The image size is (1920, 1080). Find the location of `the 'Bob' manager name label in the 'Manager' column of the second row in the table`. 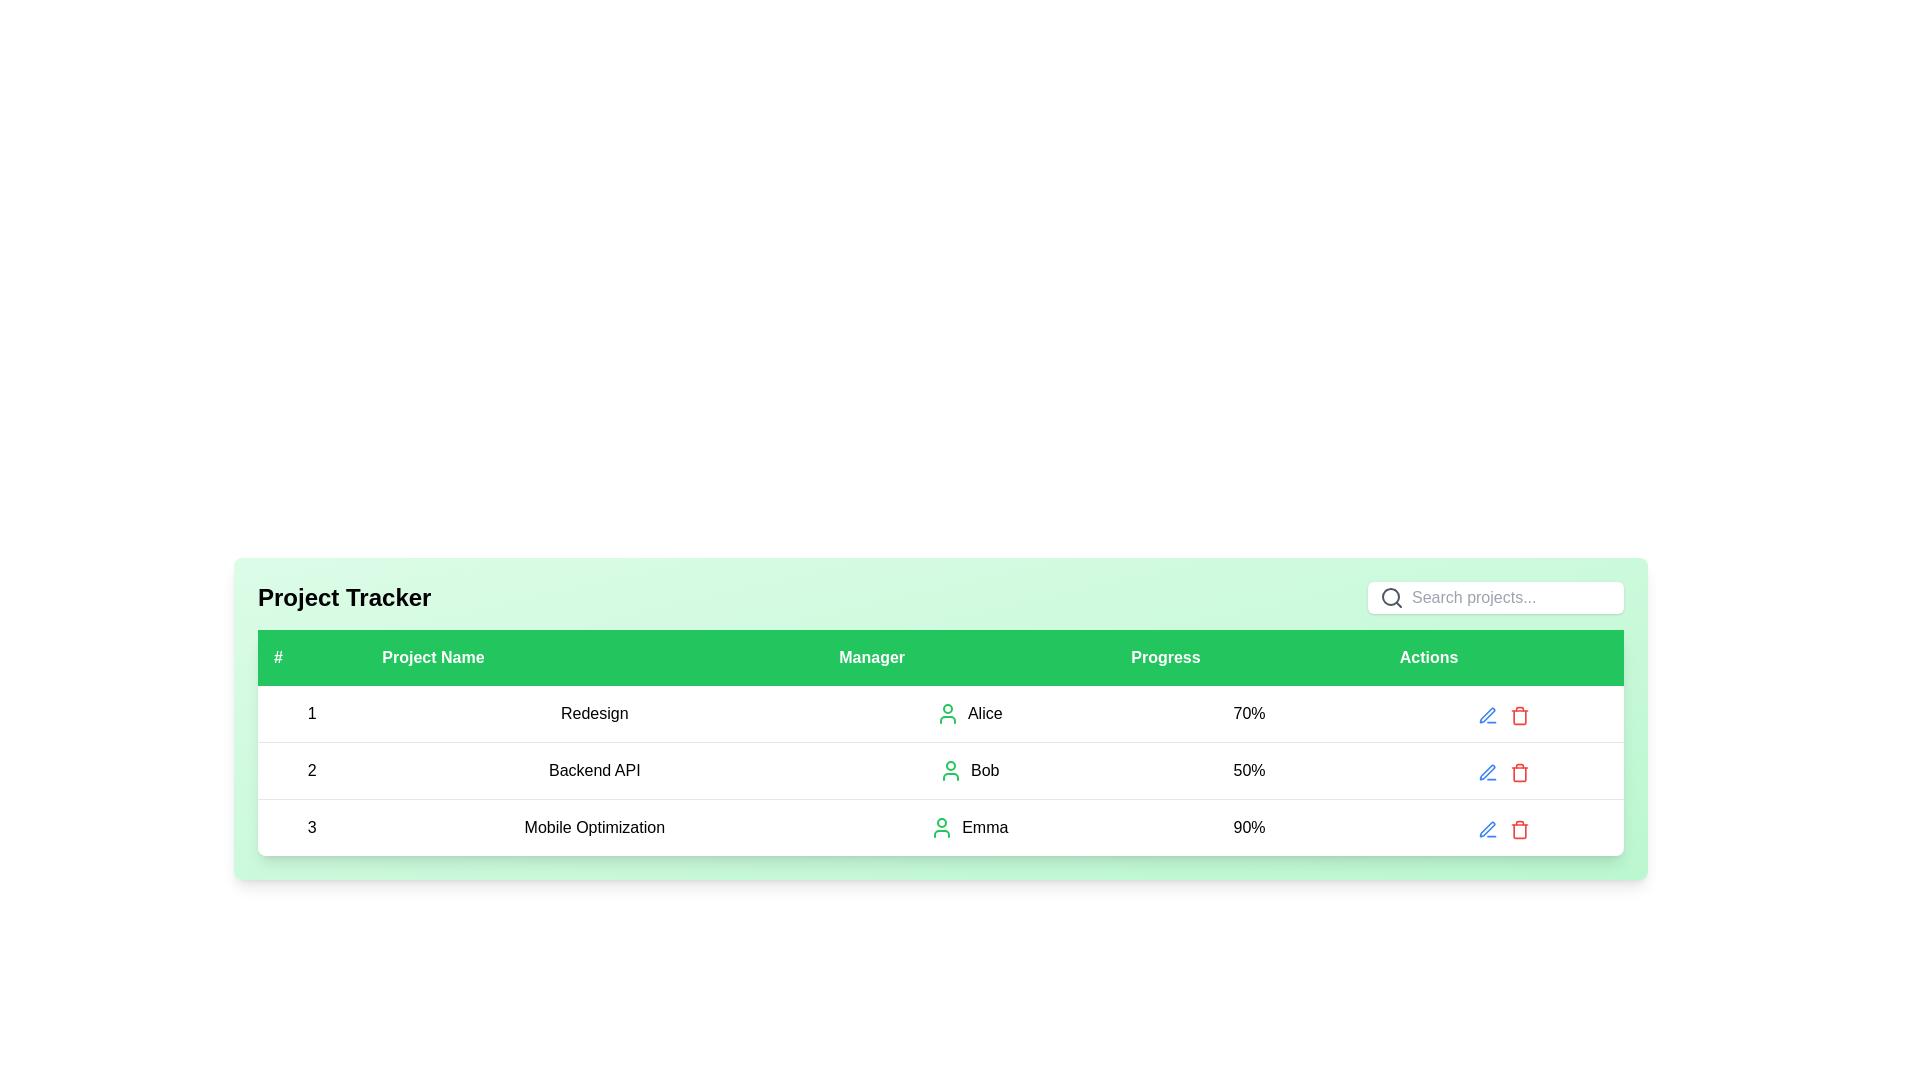

the 'Bob' manager name label in the 'Manager' column of the second row in the table is located at coordinates (969, 770).